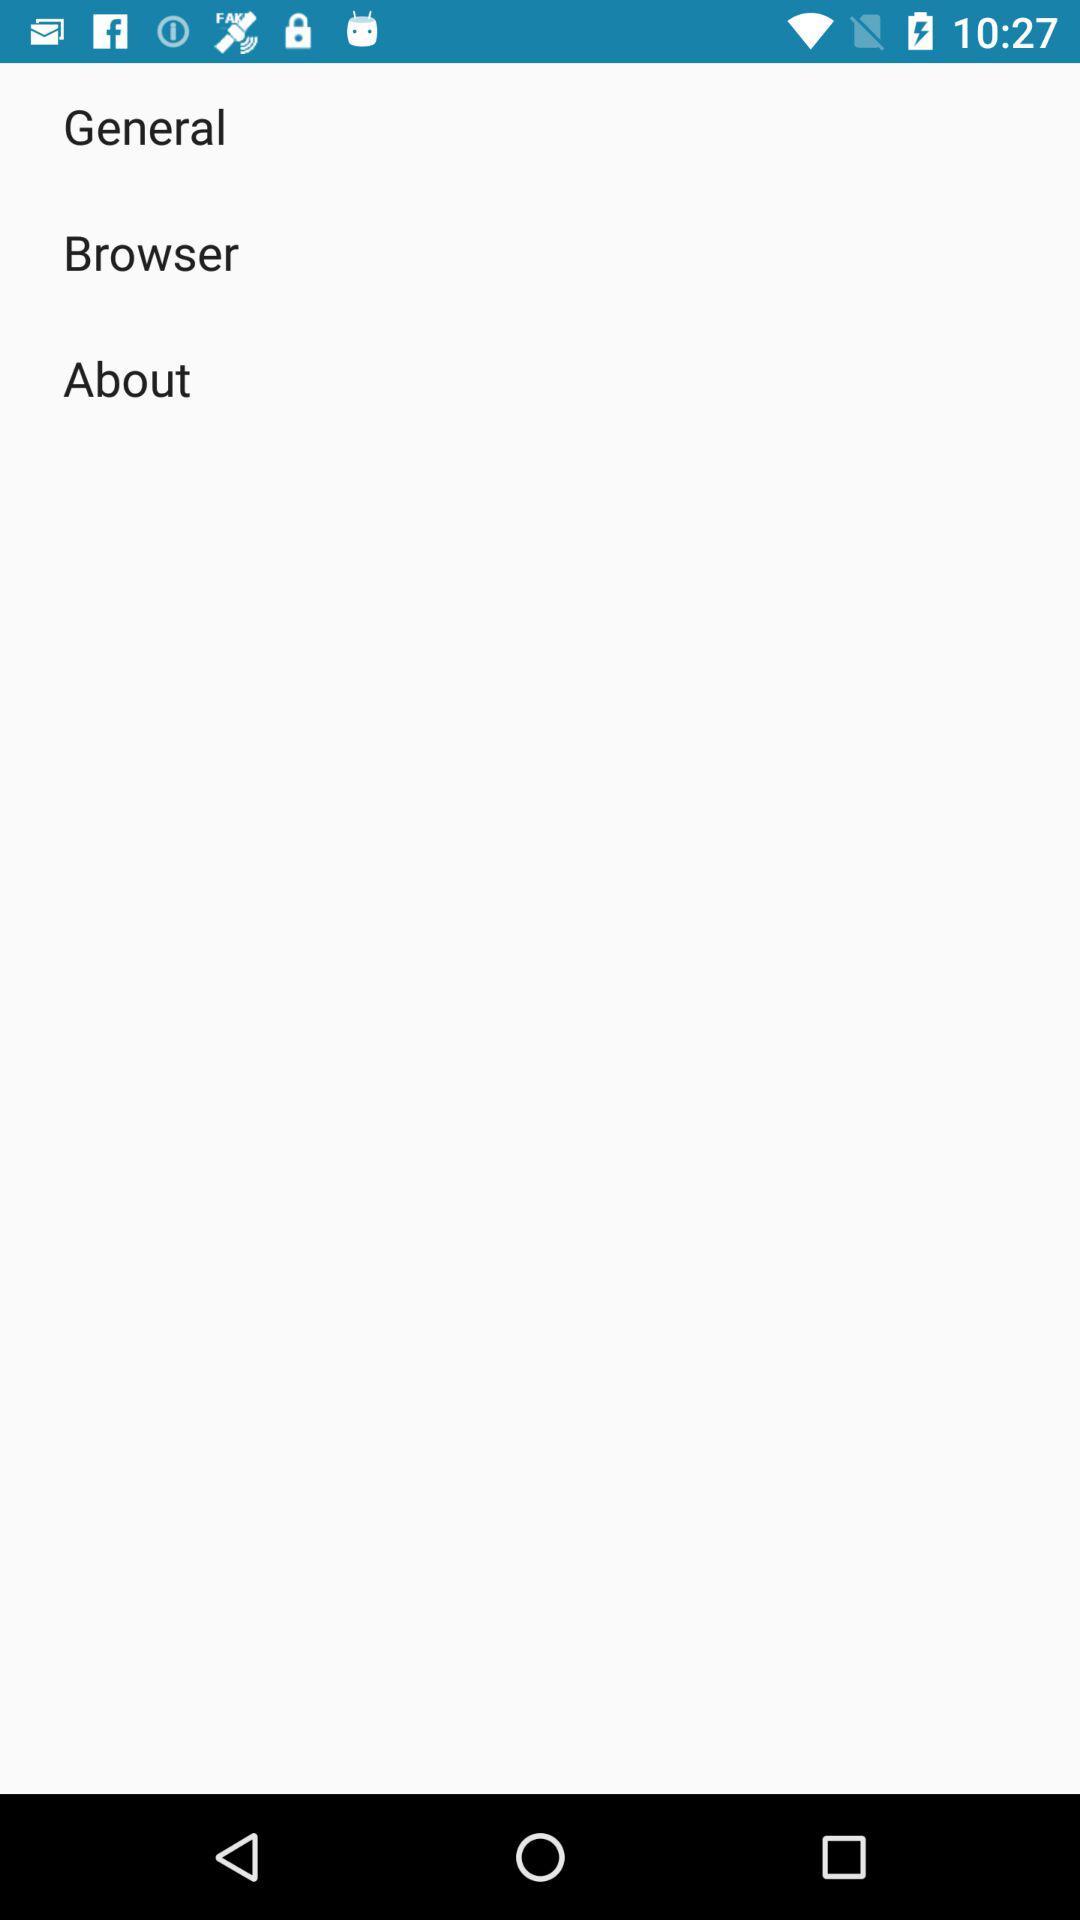 Image resolution: width=1080 pixels, height=1920 pixels. I want to click on app below browser, so click(127, 378).